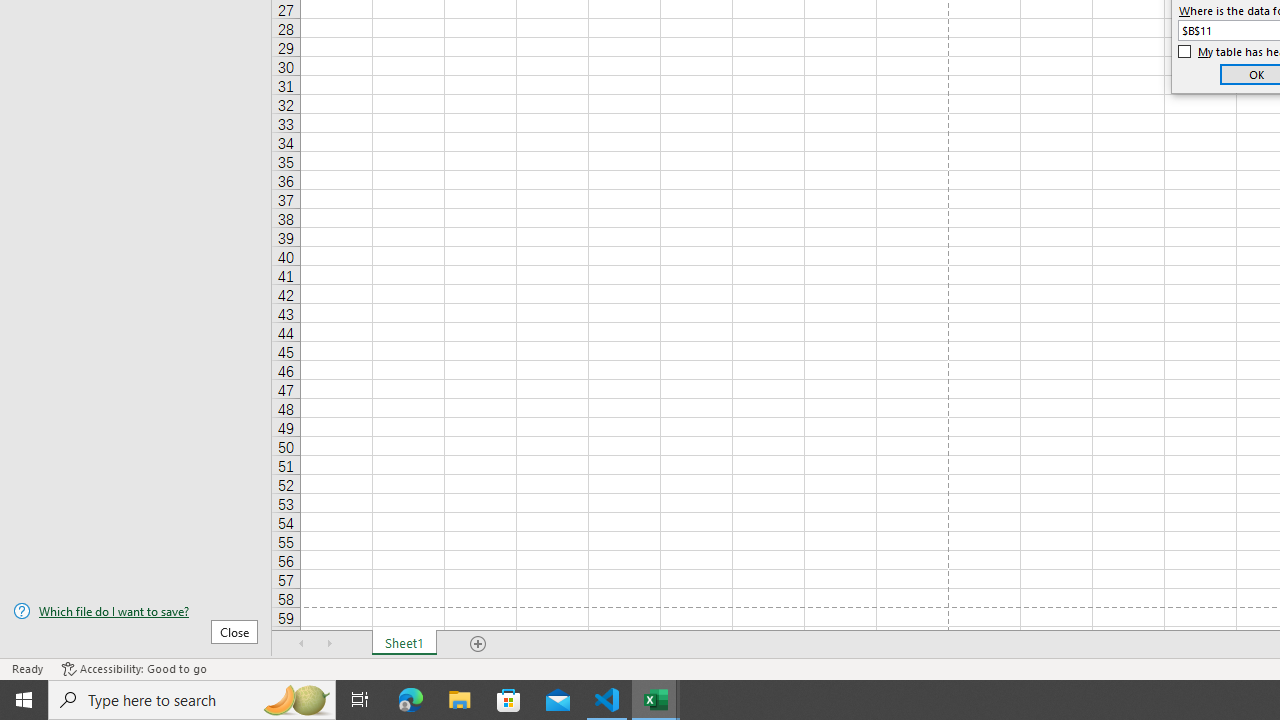 The image size is (1280, 720). I want to click on 'Sheet1', so click(403, 644).